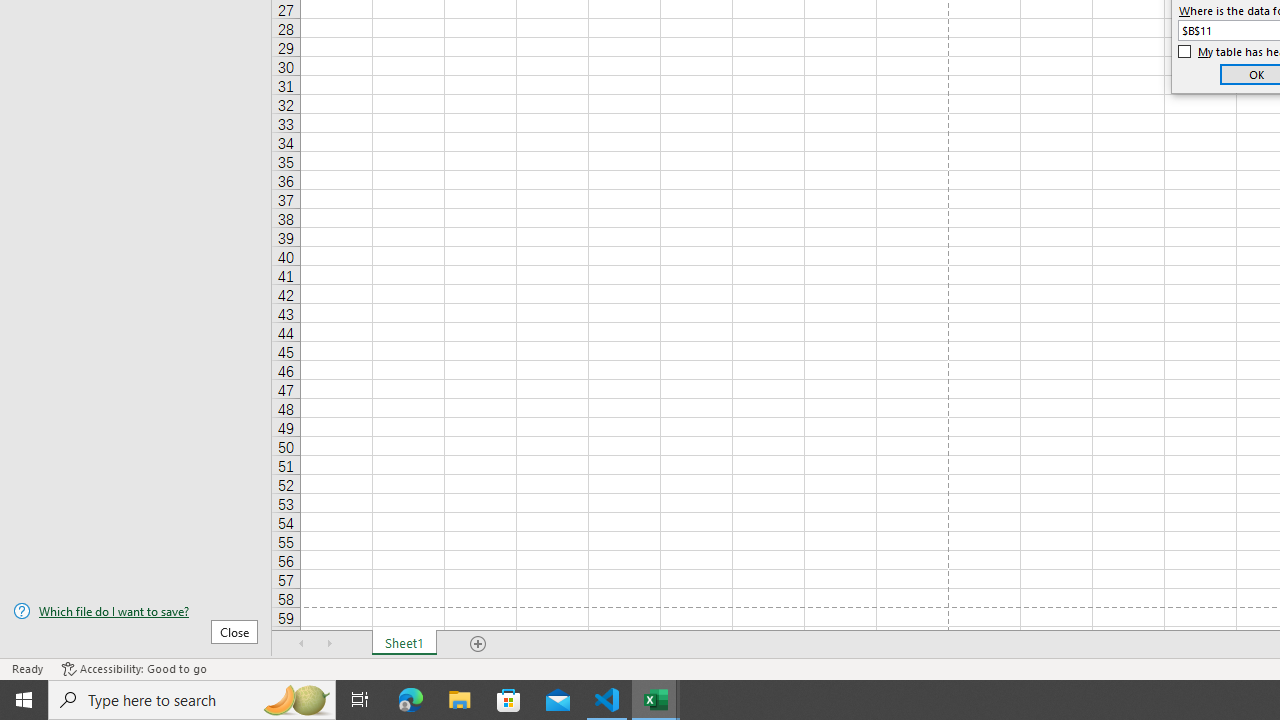 The image size is (1280, 720). I want to click on 'Sheet1', so click(403, 644).